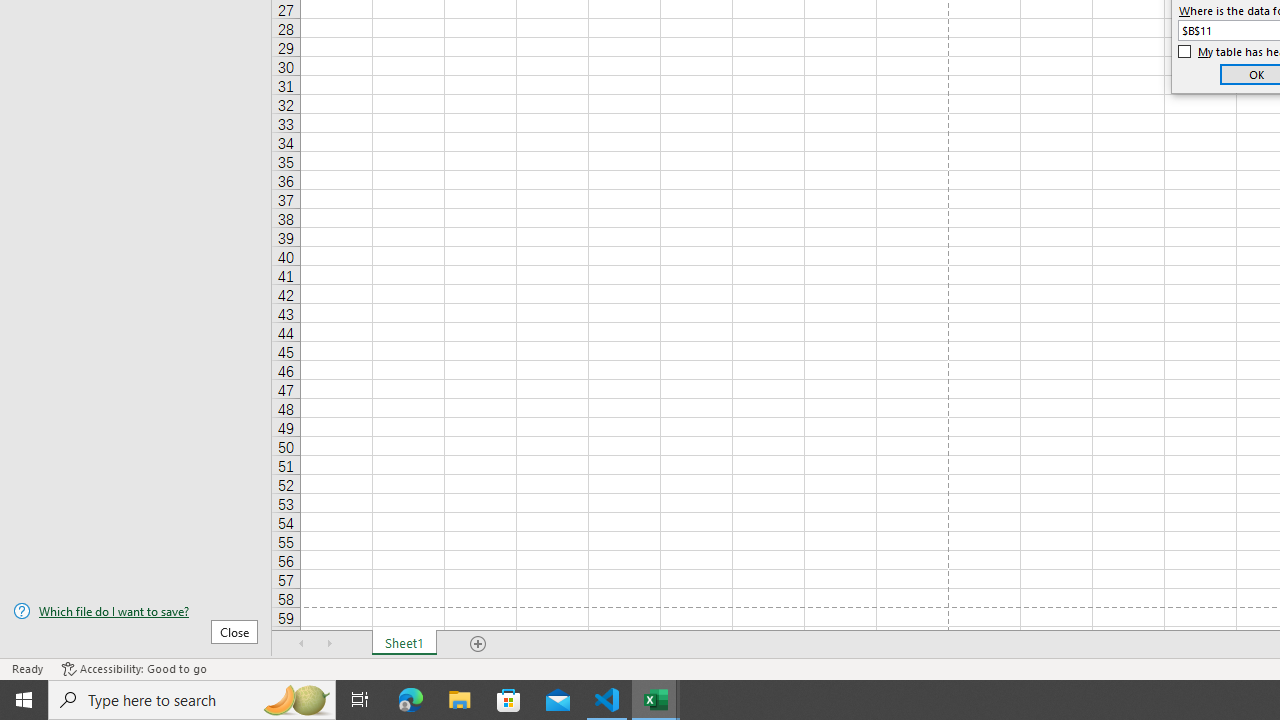 The image size is (1280, 720). I want to click on 'Sheet1', so click(403, 644).